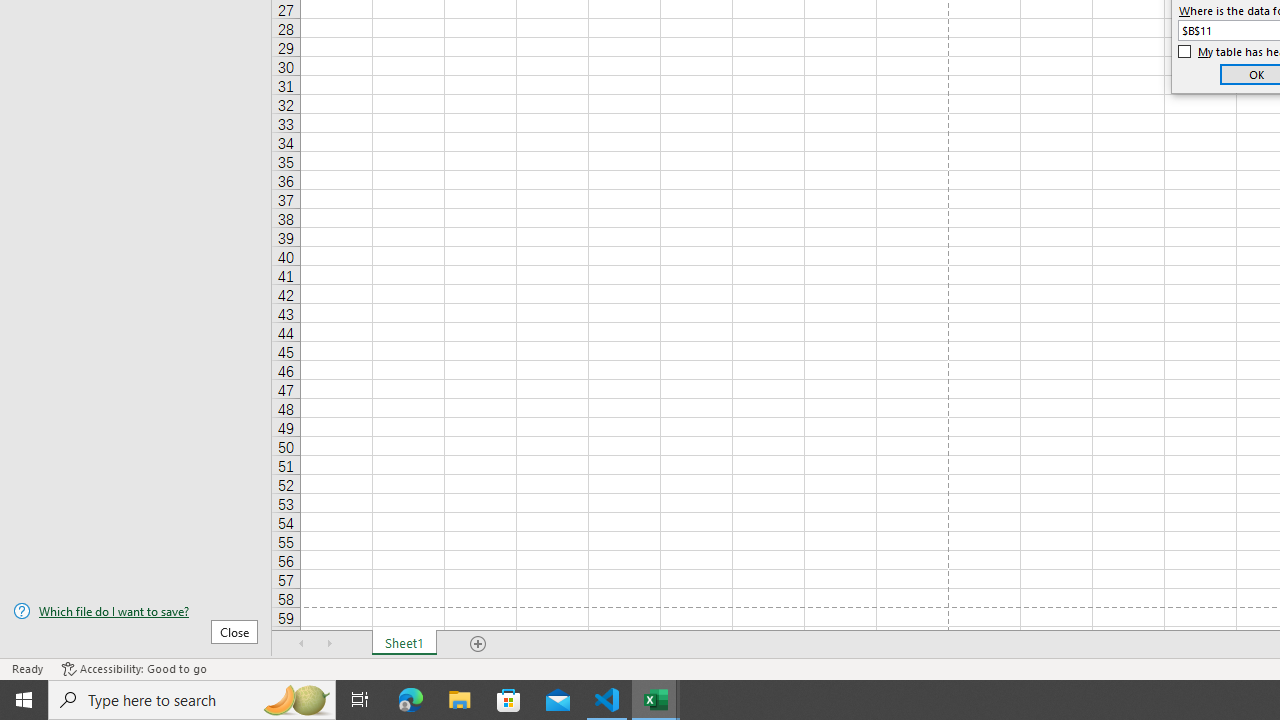 The image size is (1280, 720). I want to click on 'Sheet1', so click(403, 644).